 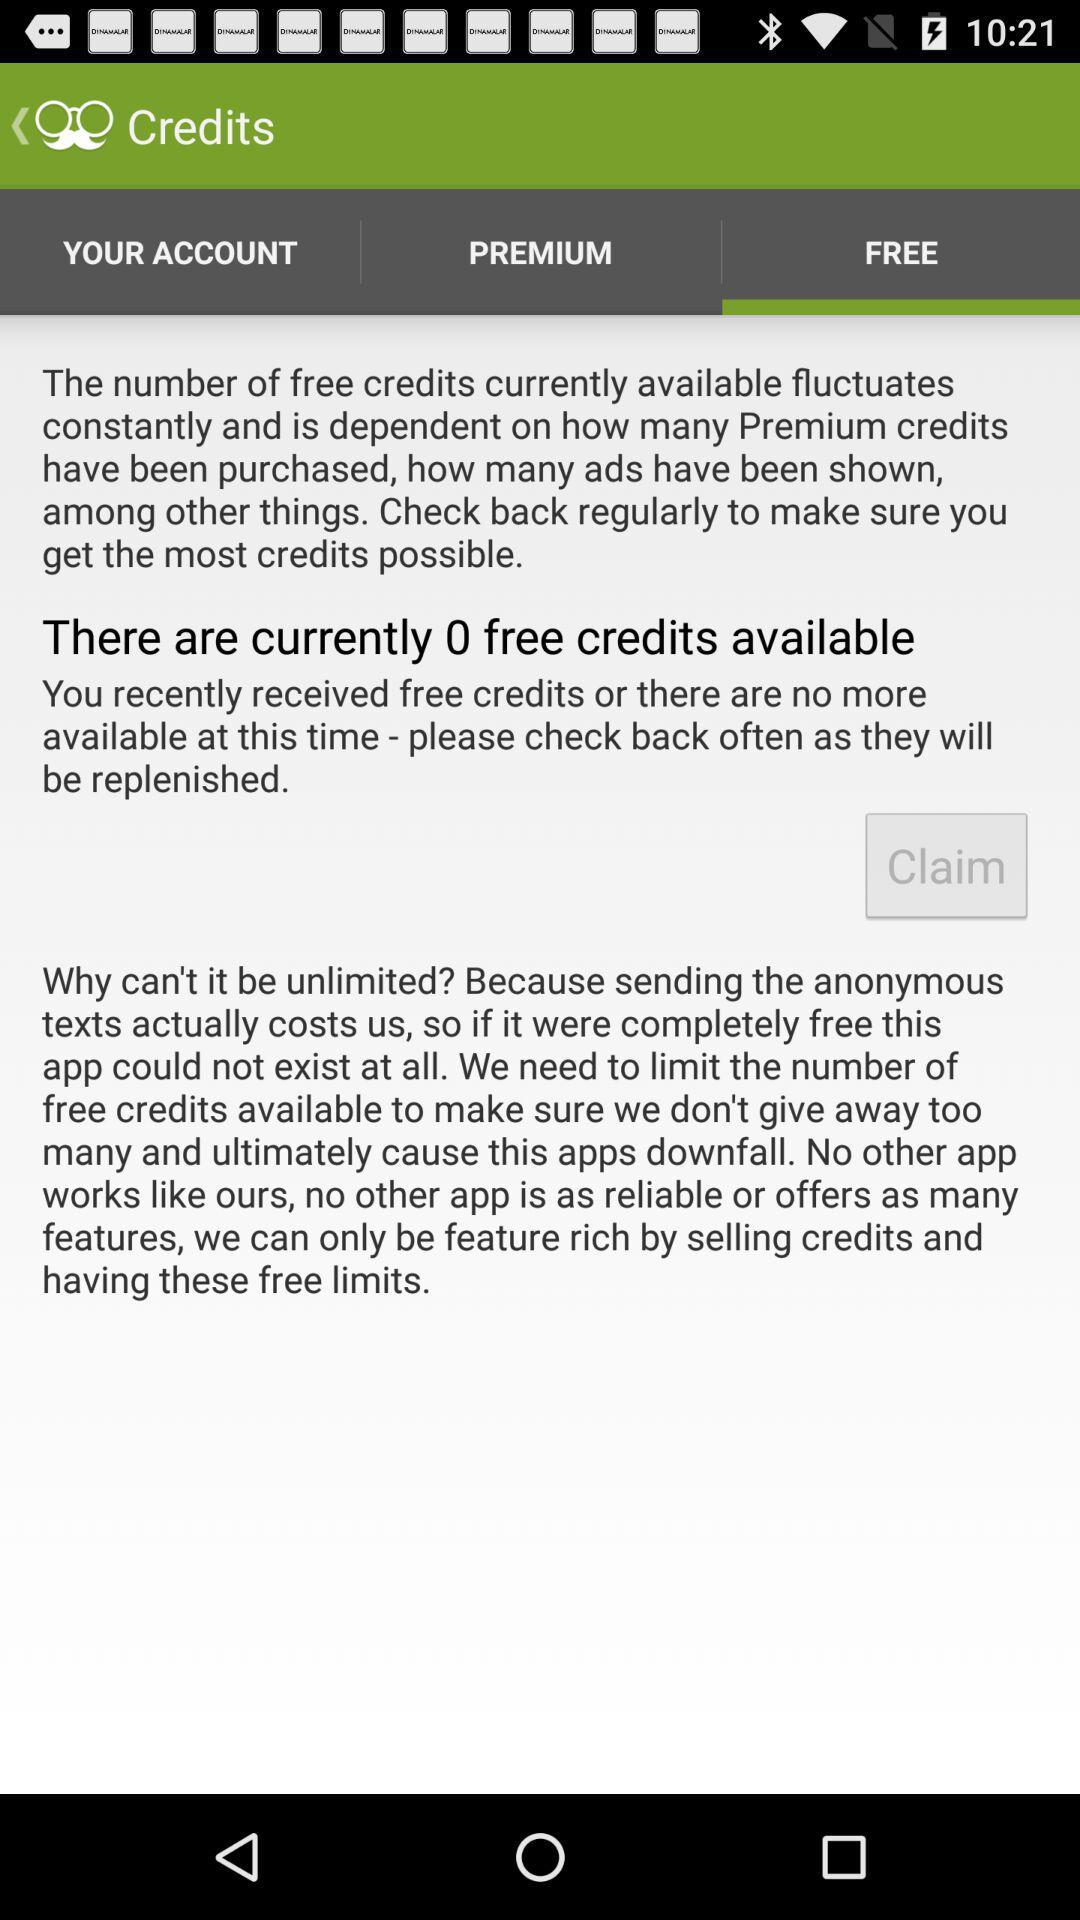 I want to click on the logo on left to the text credits on the web page, so click(x=72, y=124).